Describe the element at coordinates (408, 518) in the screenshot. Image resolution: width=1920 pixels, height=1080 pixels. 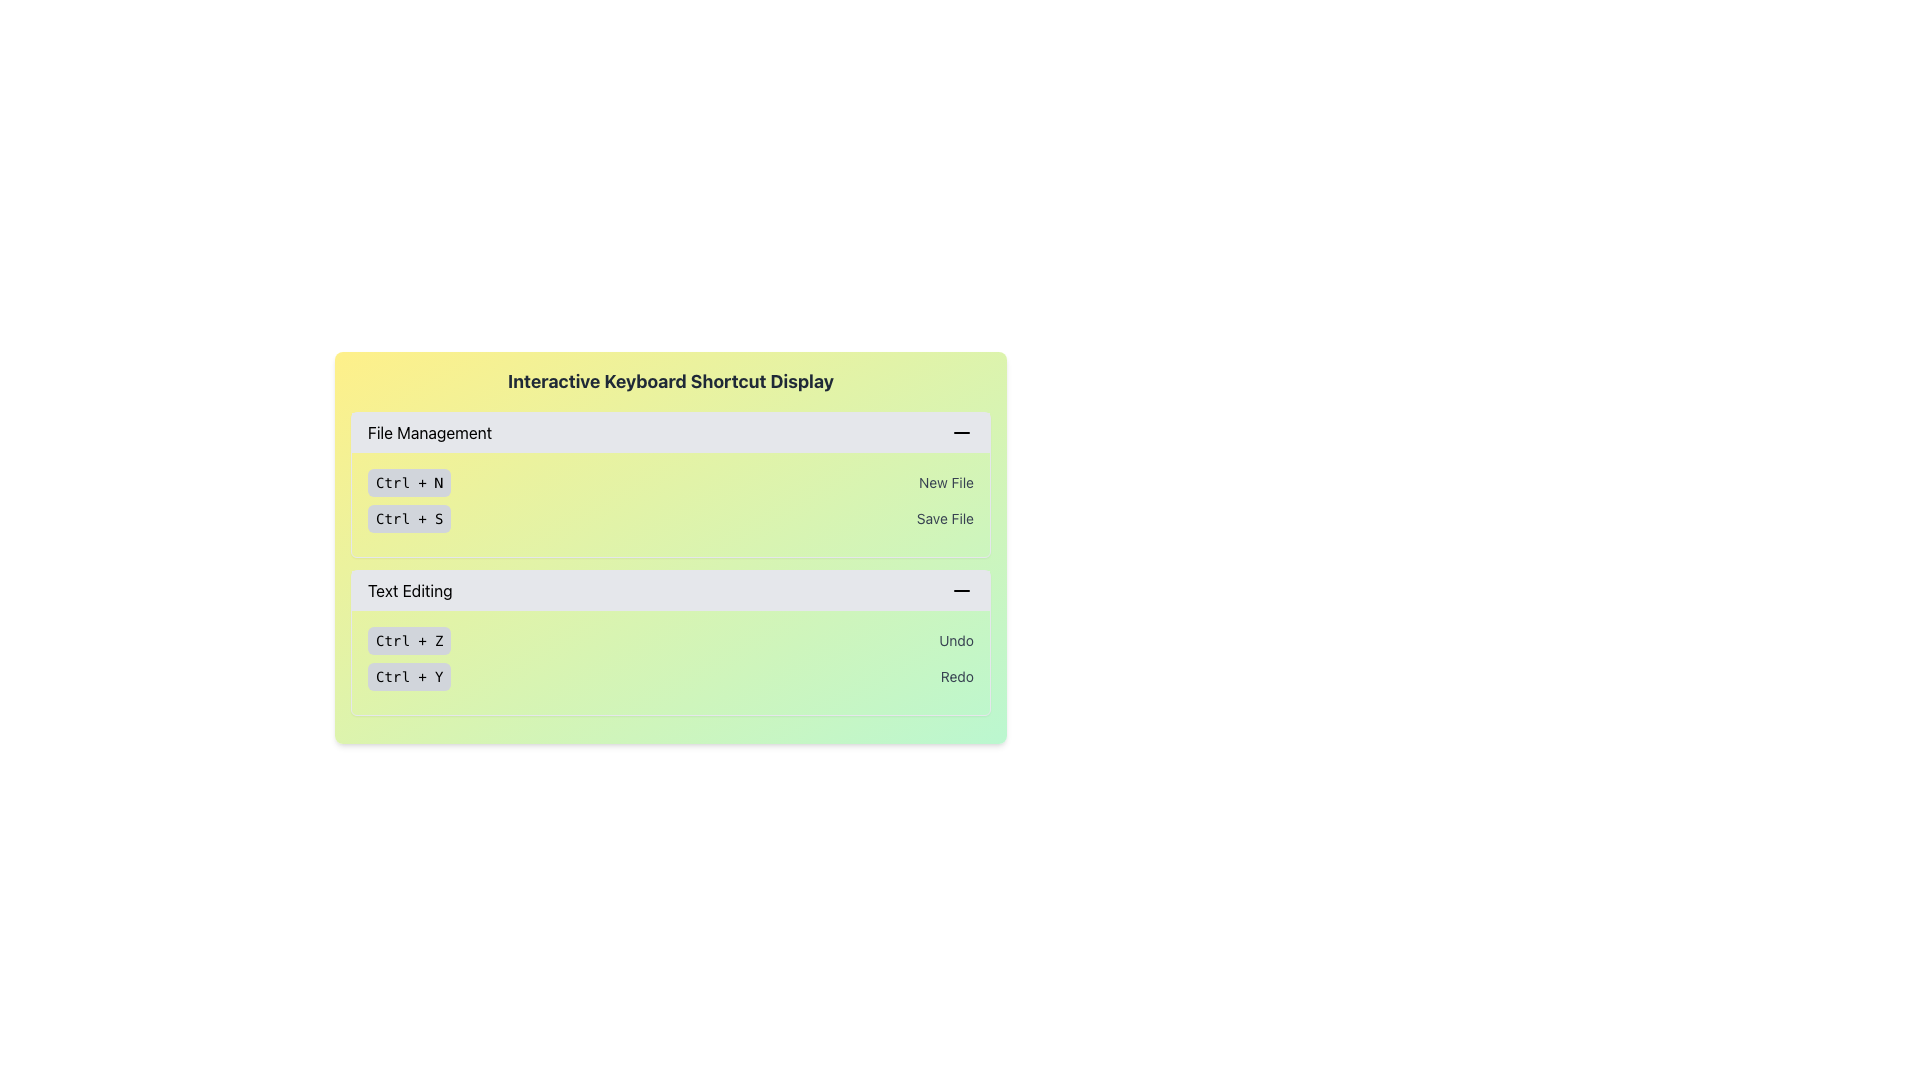
I see `the static label representing the keyboard shortcut 'Ctrl + S', which is located to the left of the 'Save File' text in the 'File Management' section` at that location.